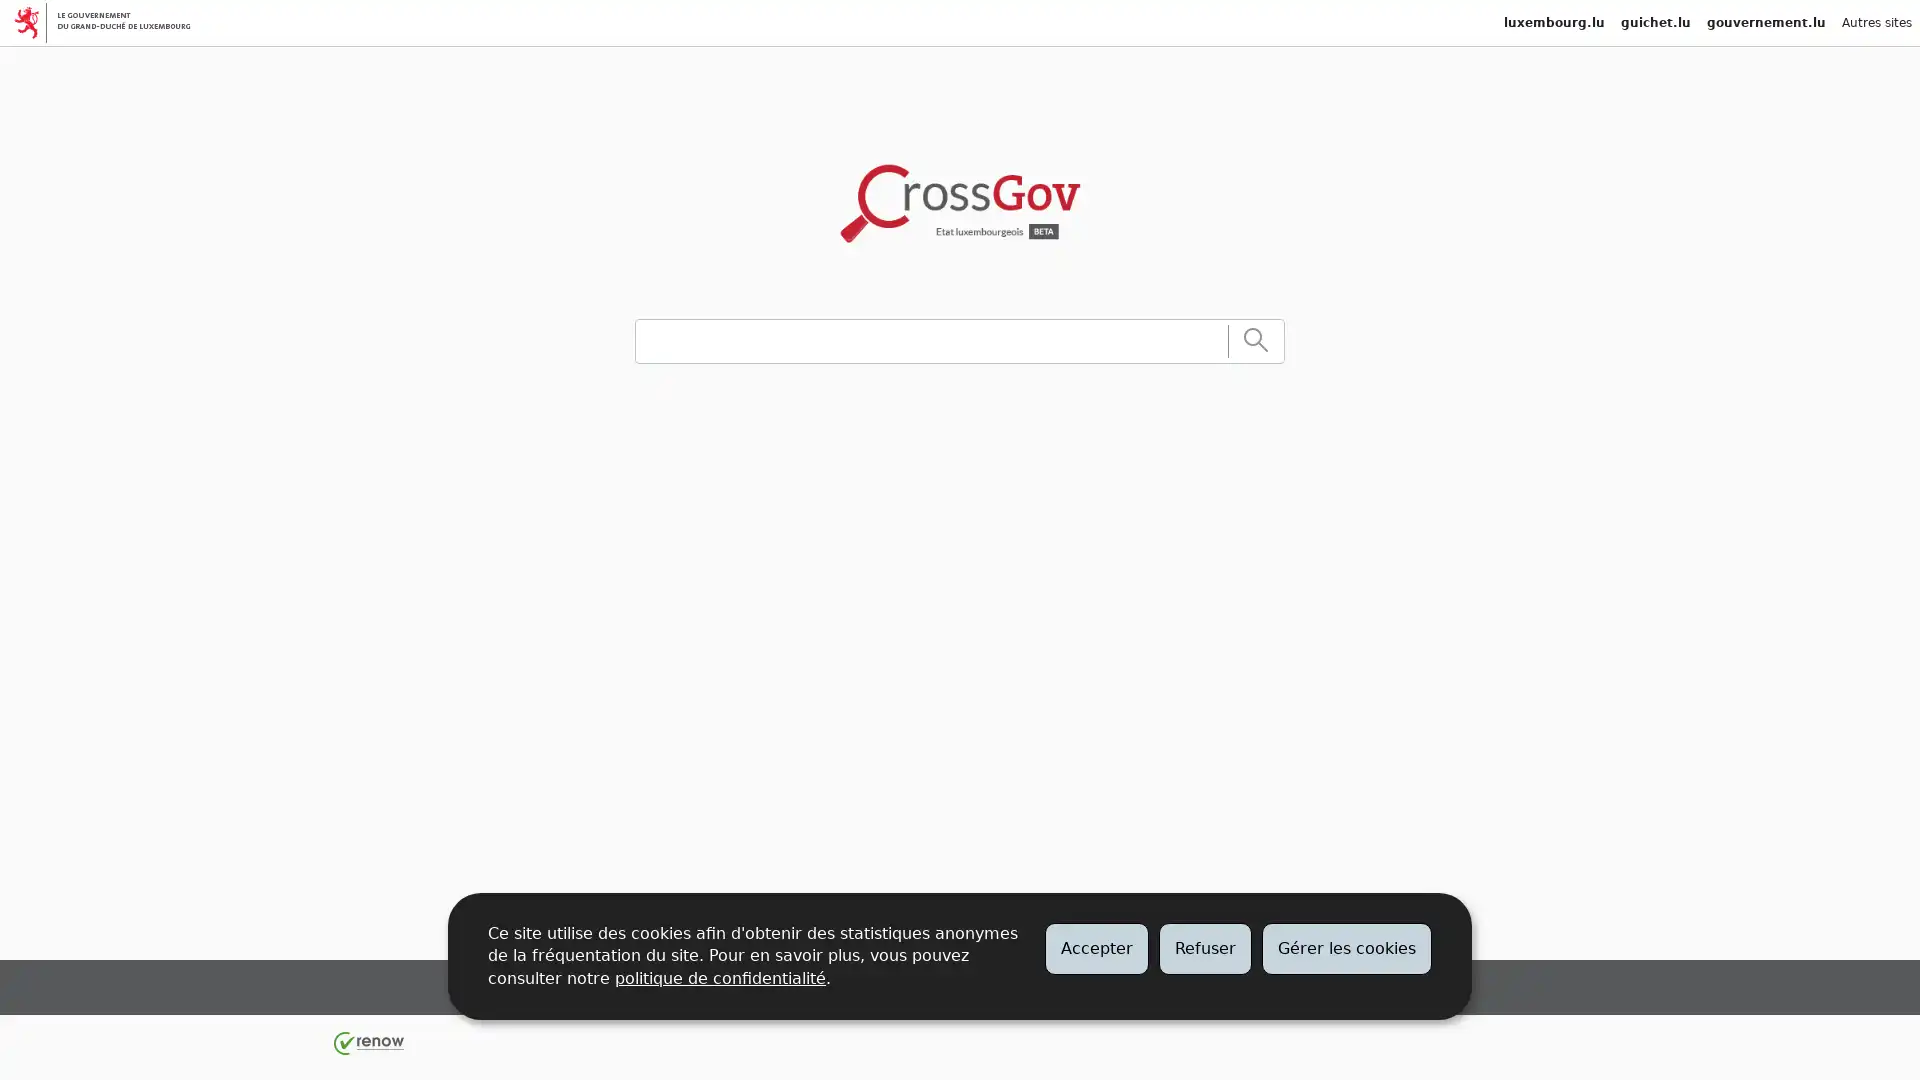  I want to click on Lancer la recherche (Global), so click(1255, 339).